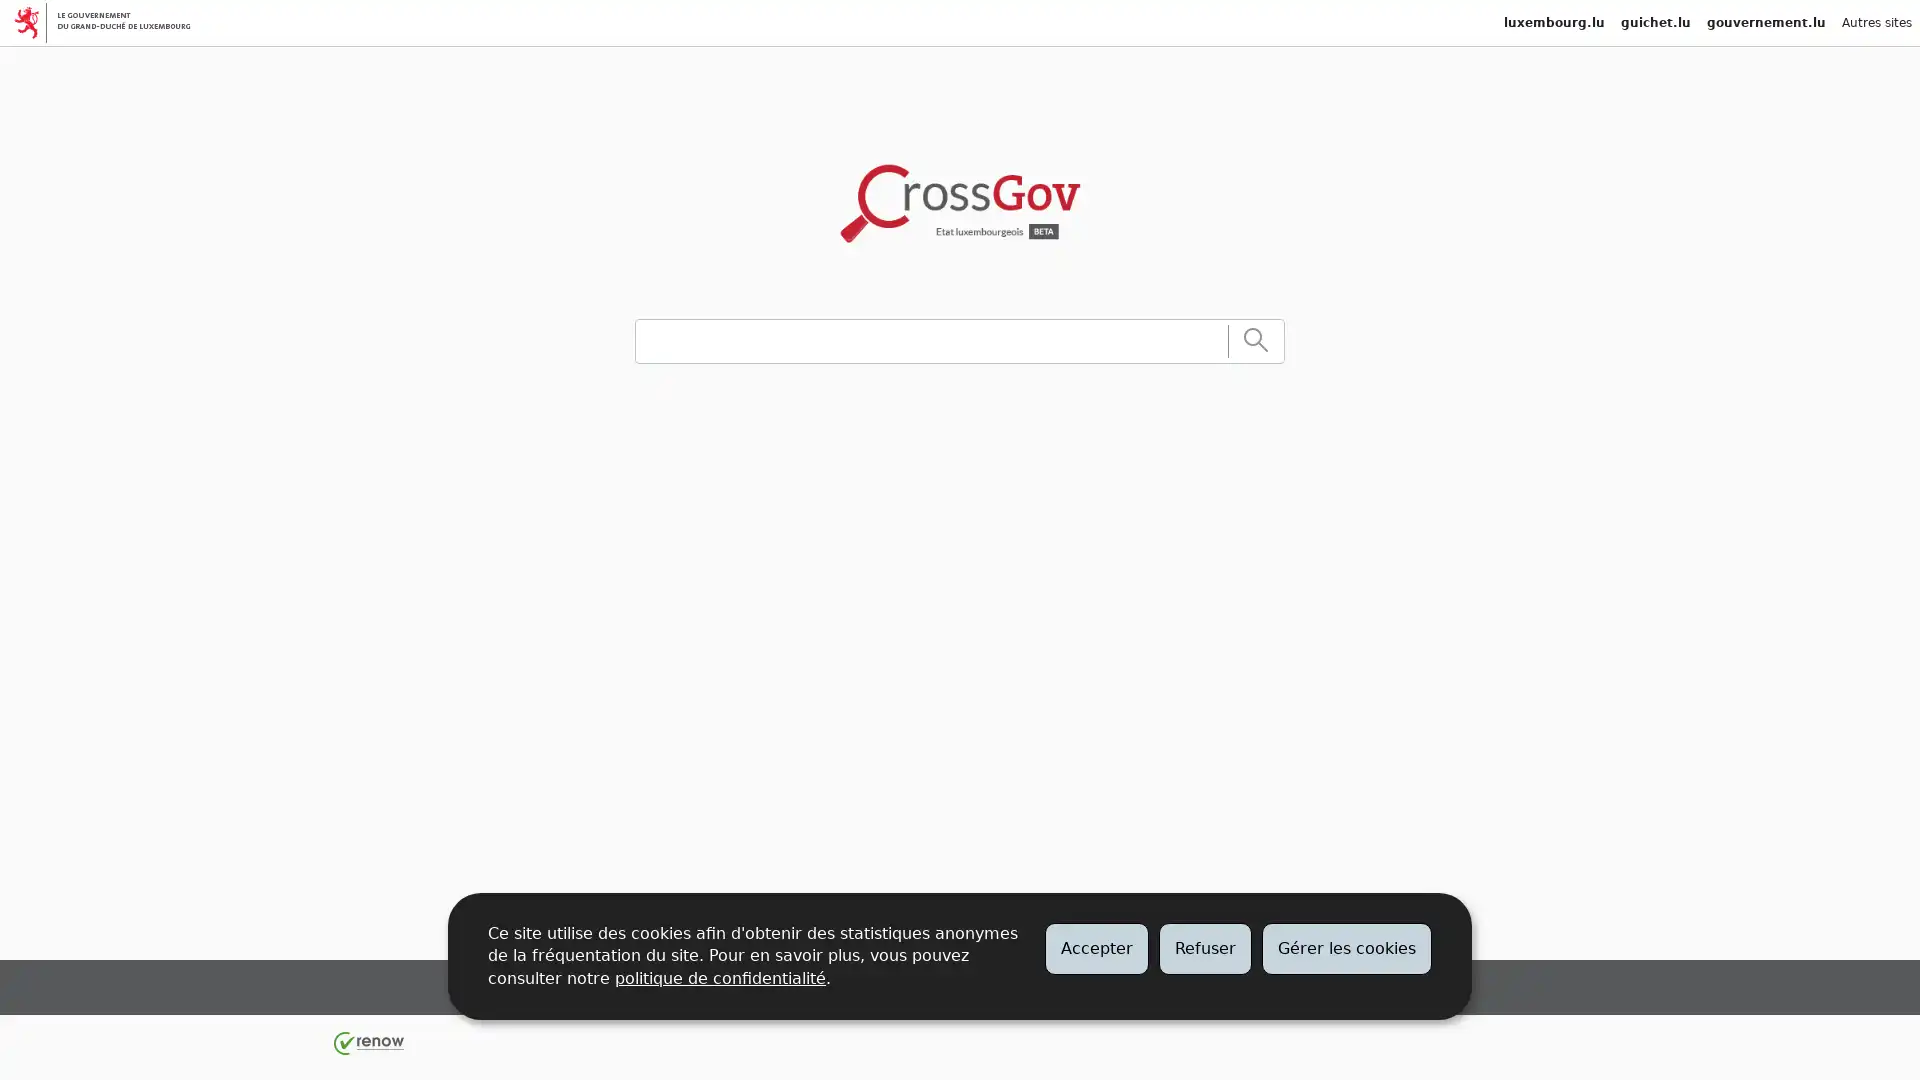  I want to click on Lancer la recherche (Global), so click(1255, 339).